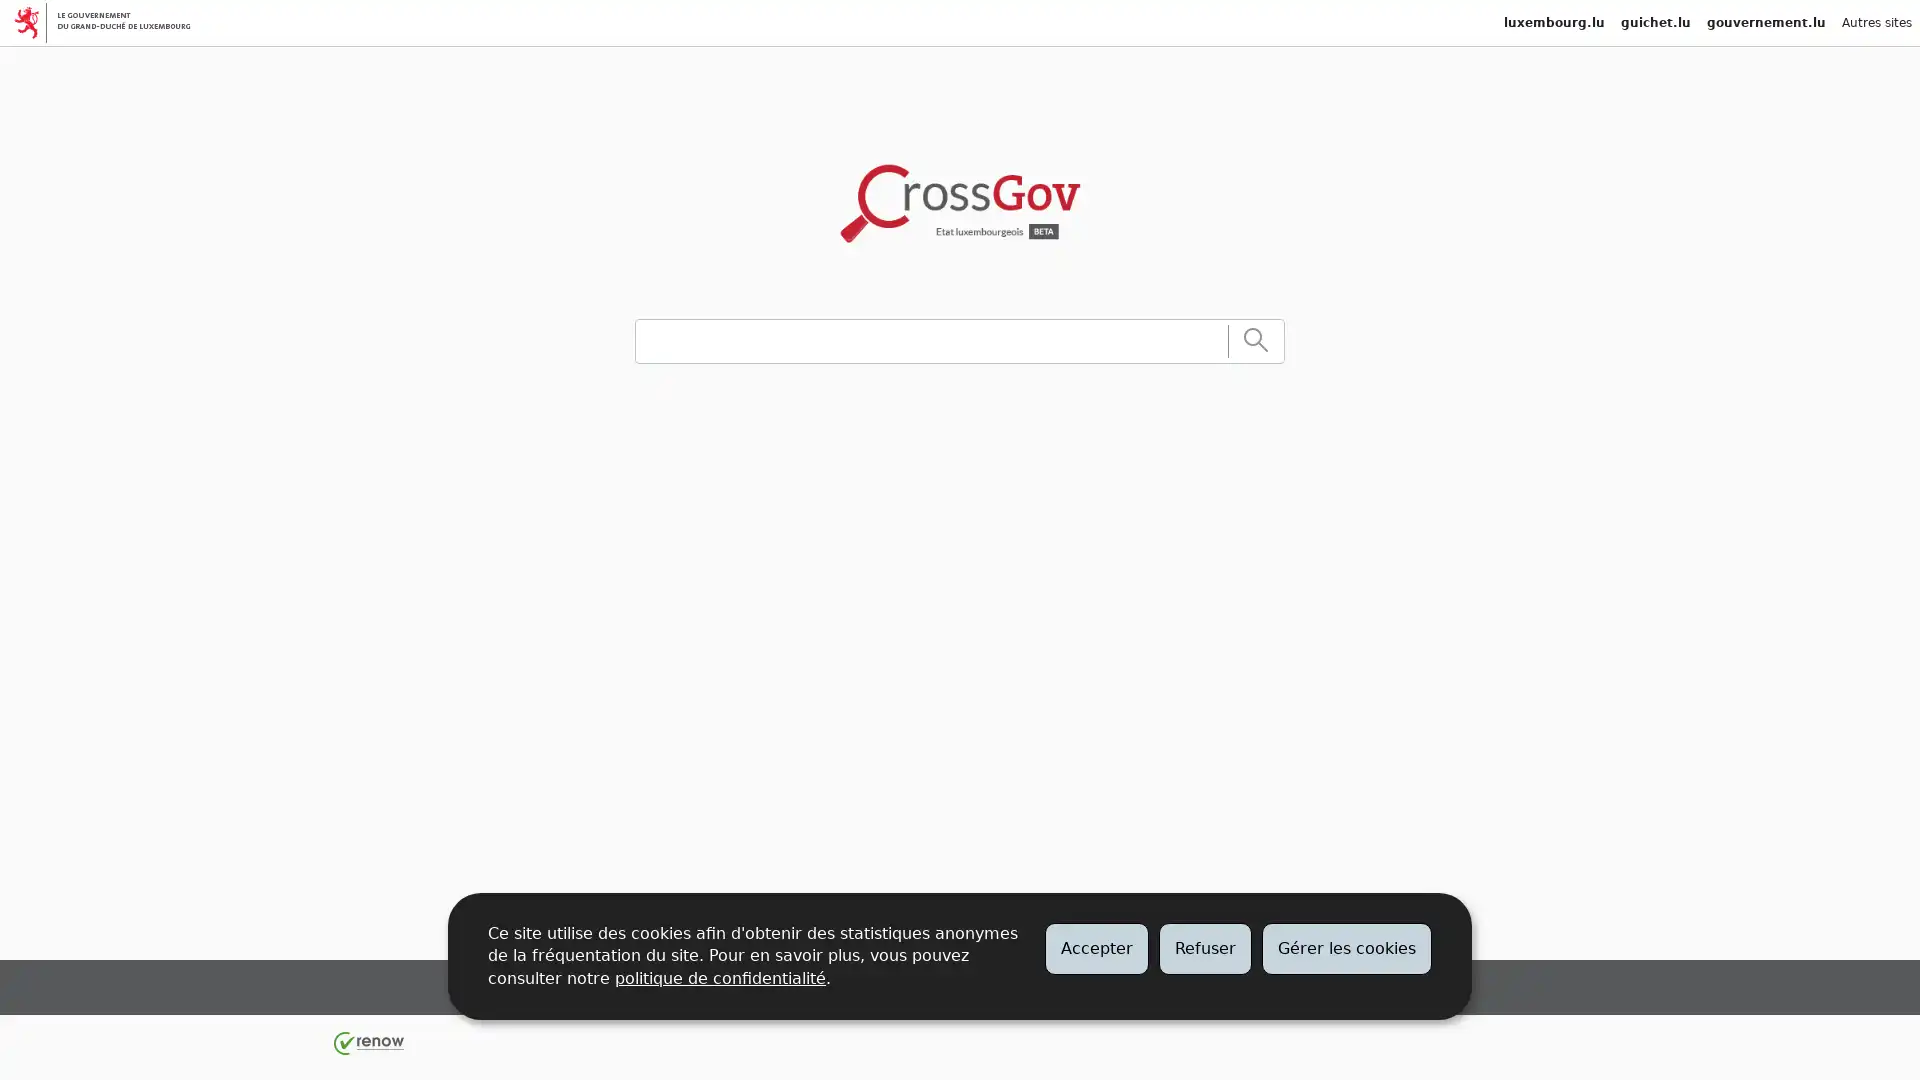  I want to click on Lancer la recherche (Global), so click(1255, 339).